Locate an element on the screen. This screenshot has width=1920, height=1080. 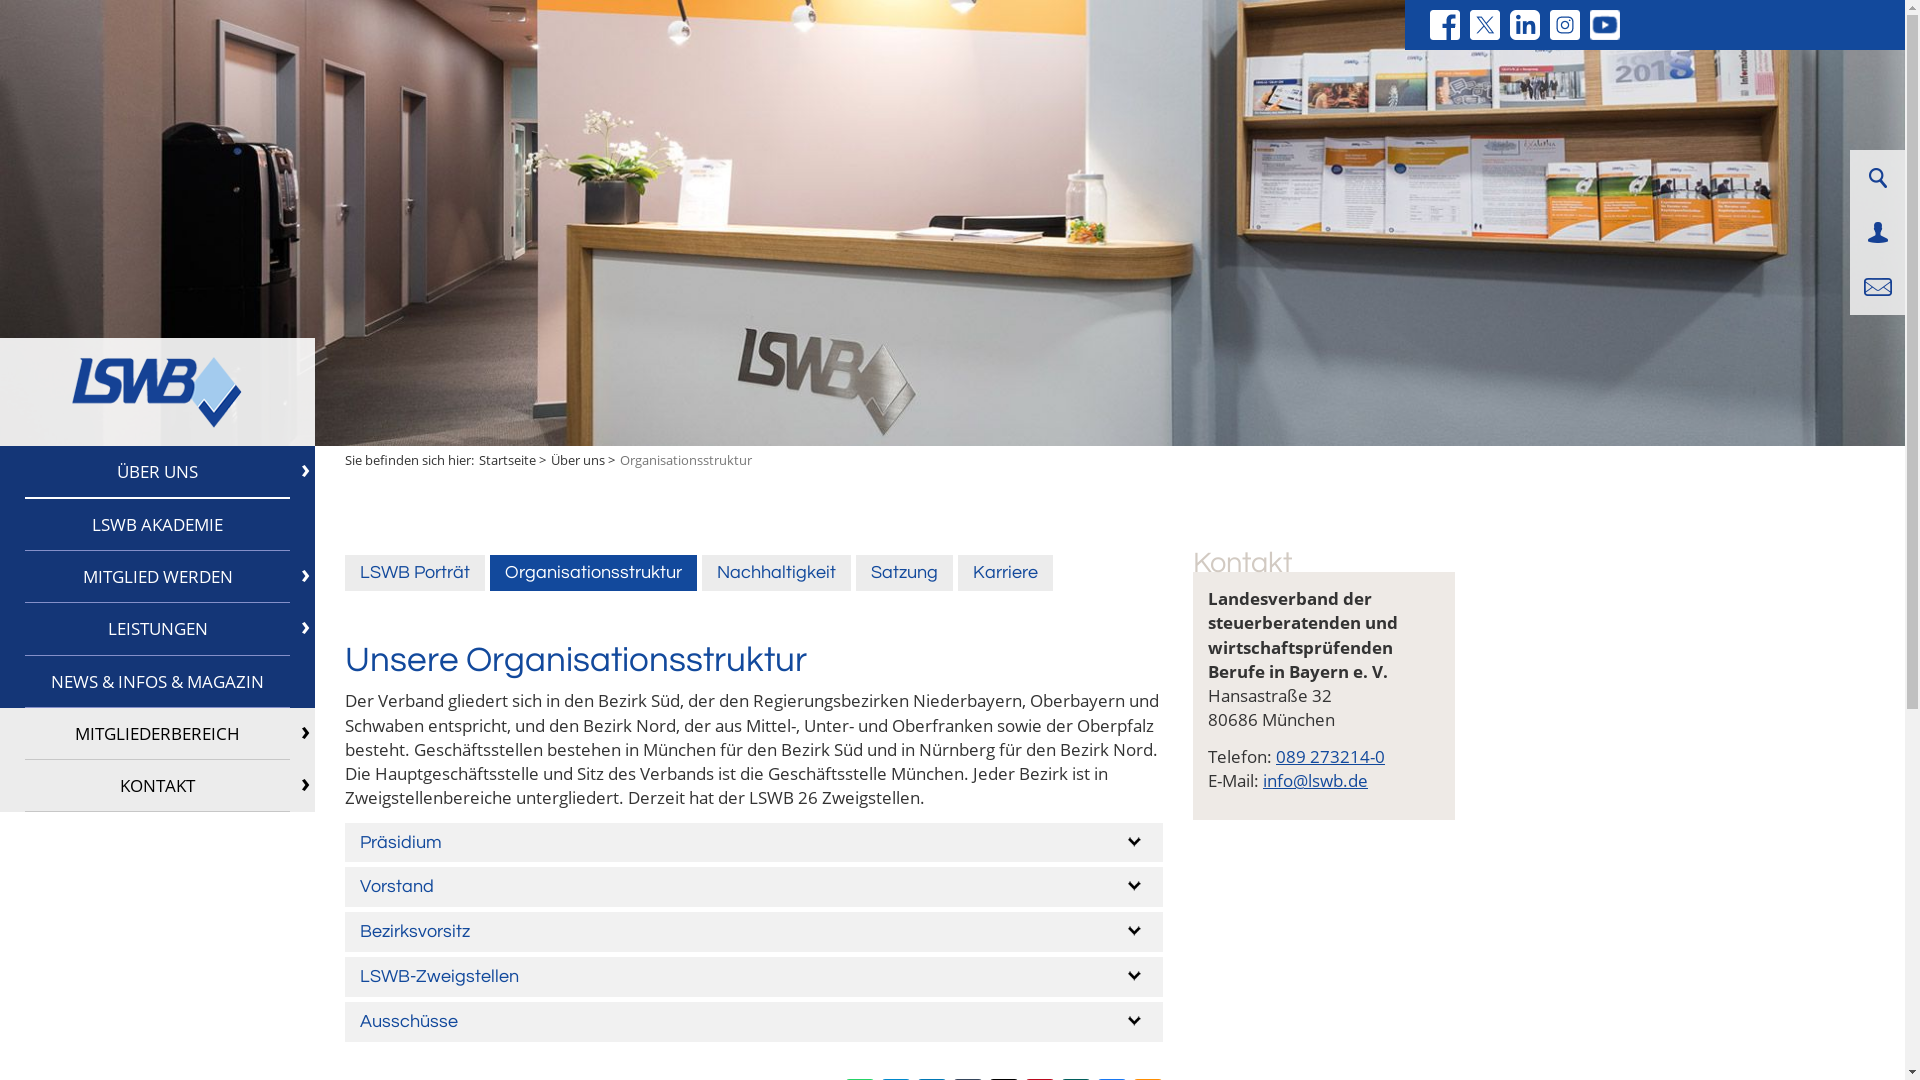
'LSWB' is located at coordinates (156, 392).